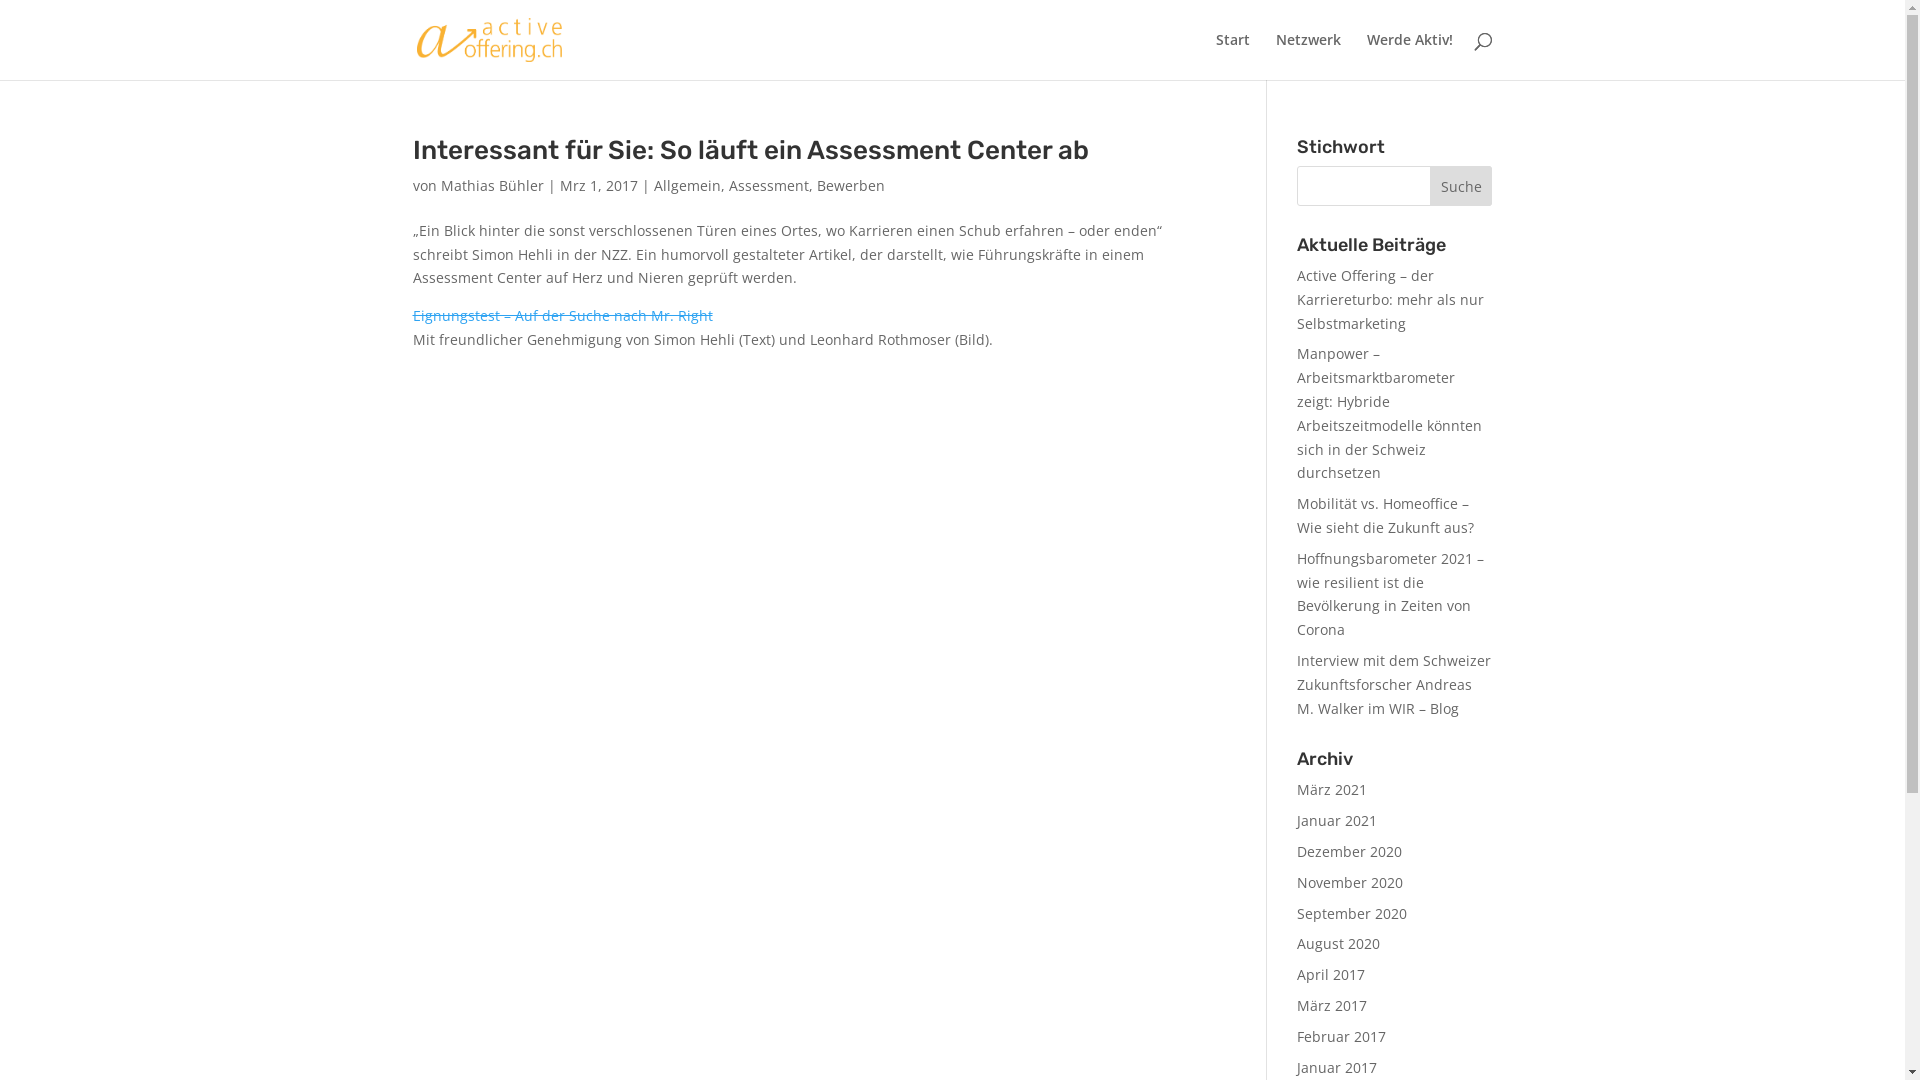 This screenshot has width=1920, height=1080. I want to click on 'Januar 2017', so click(1337, 1066).